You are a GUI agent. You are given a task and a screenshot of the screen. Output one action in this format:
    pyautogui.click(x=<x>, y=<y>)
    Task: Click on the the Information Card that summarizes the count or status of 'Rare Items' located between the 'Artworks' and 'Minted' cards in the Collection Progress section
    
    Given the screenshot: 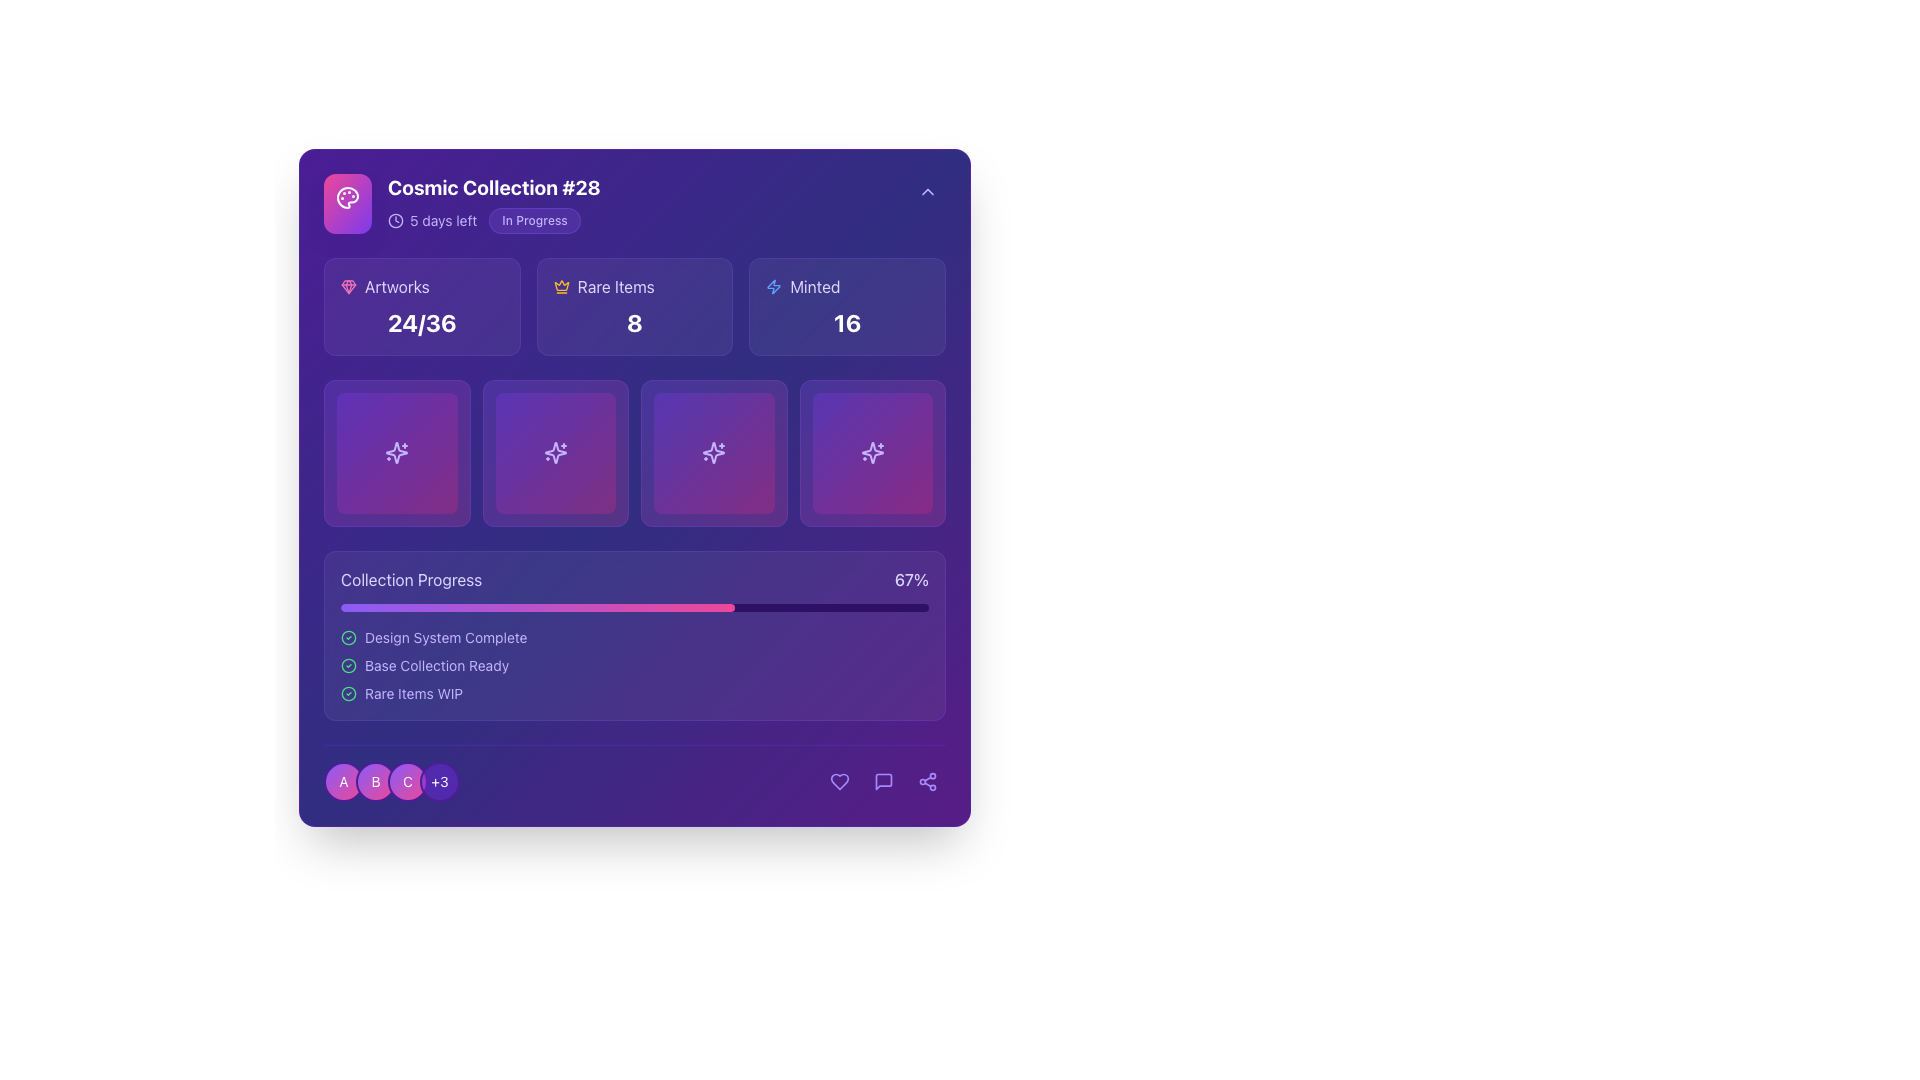 What is the action you would take?
    pyautogui.click(x=633, y=307)
    